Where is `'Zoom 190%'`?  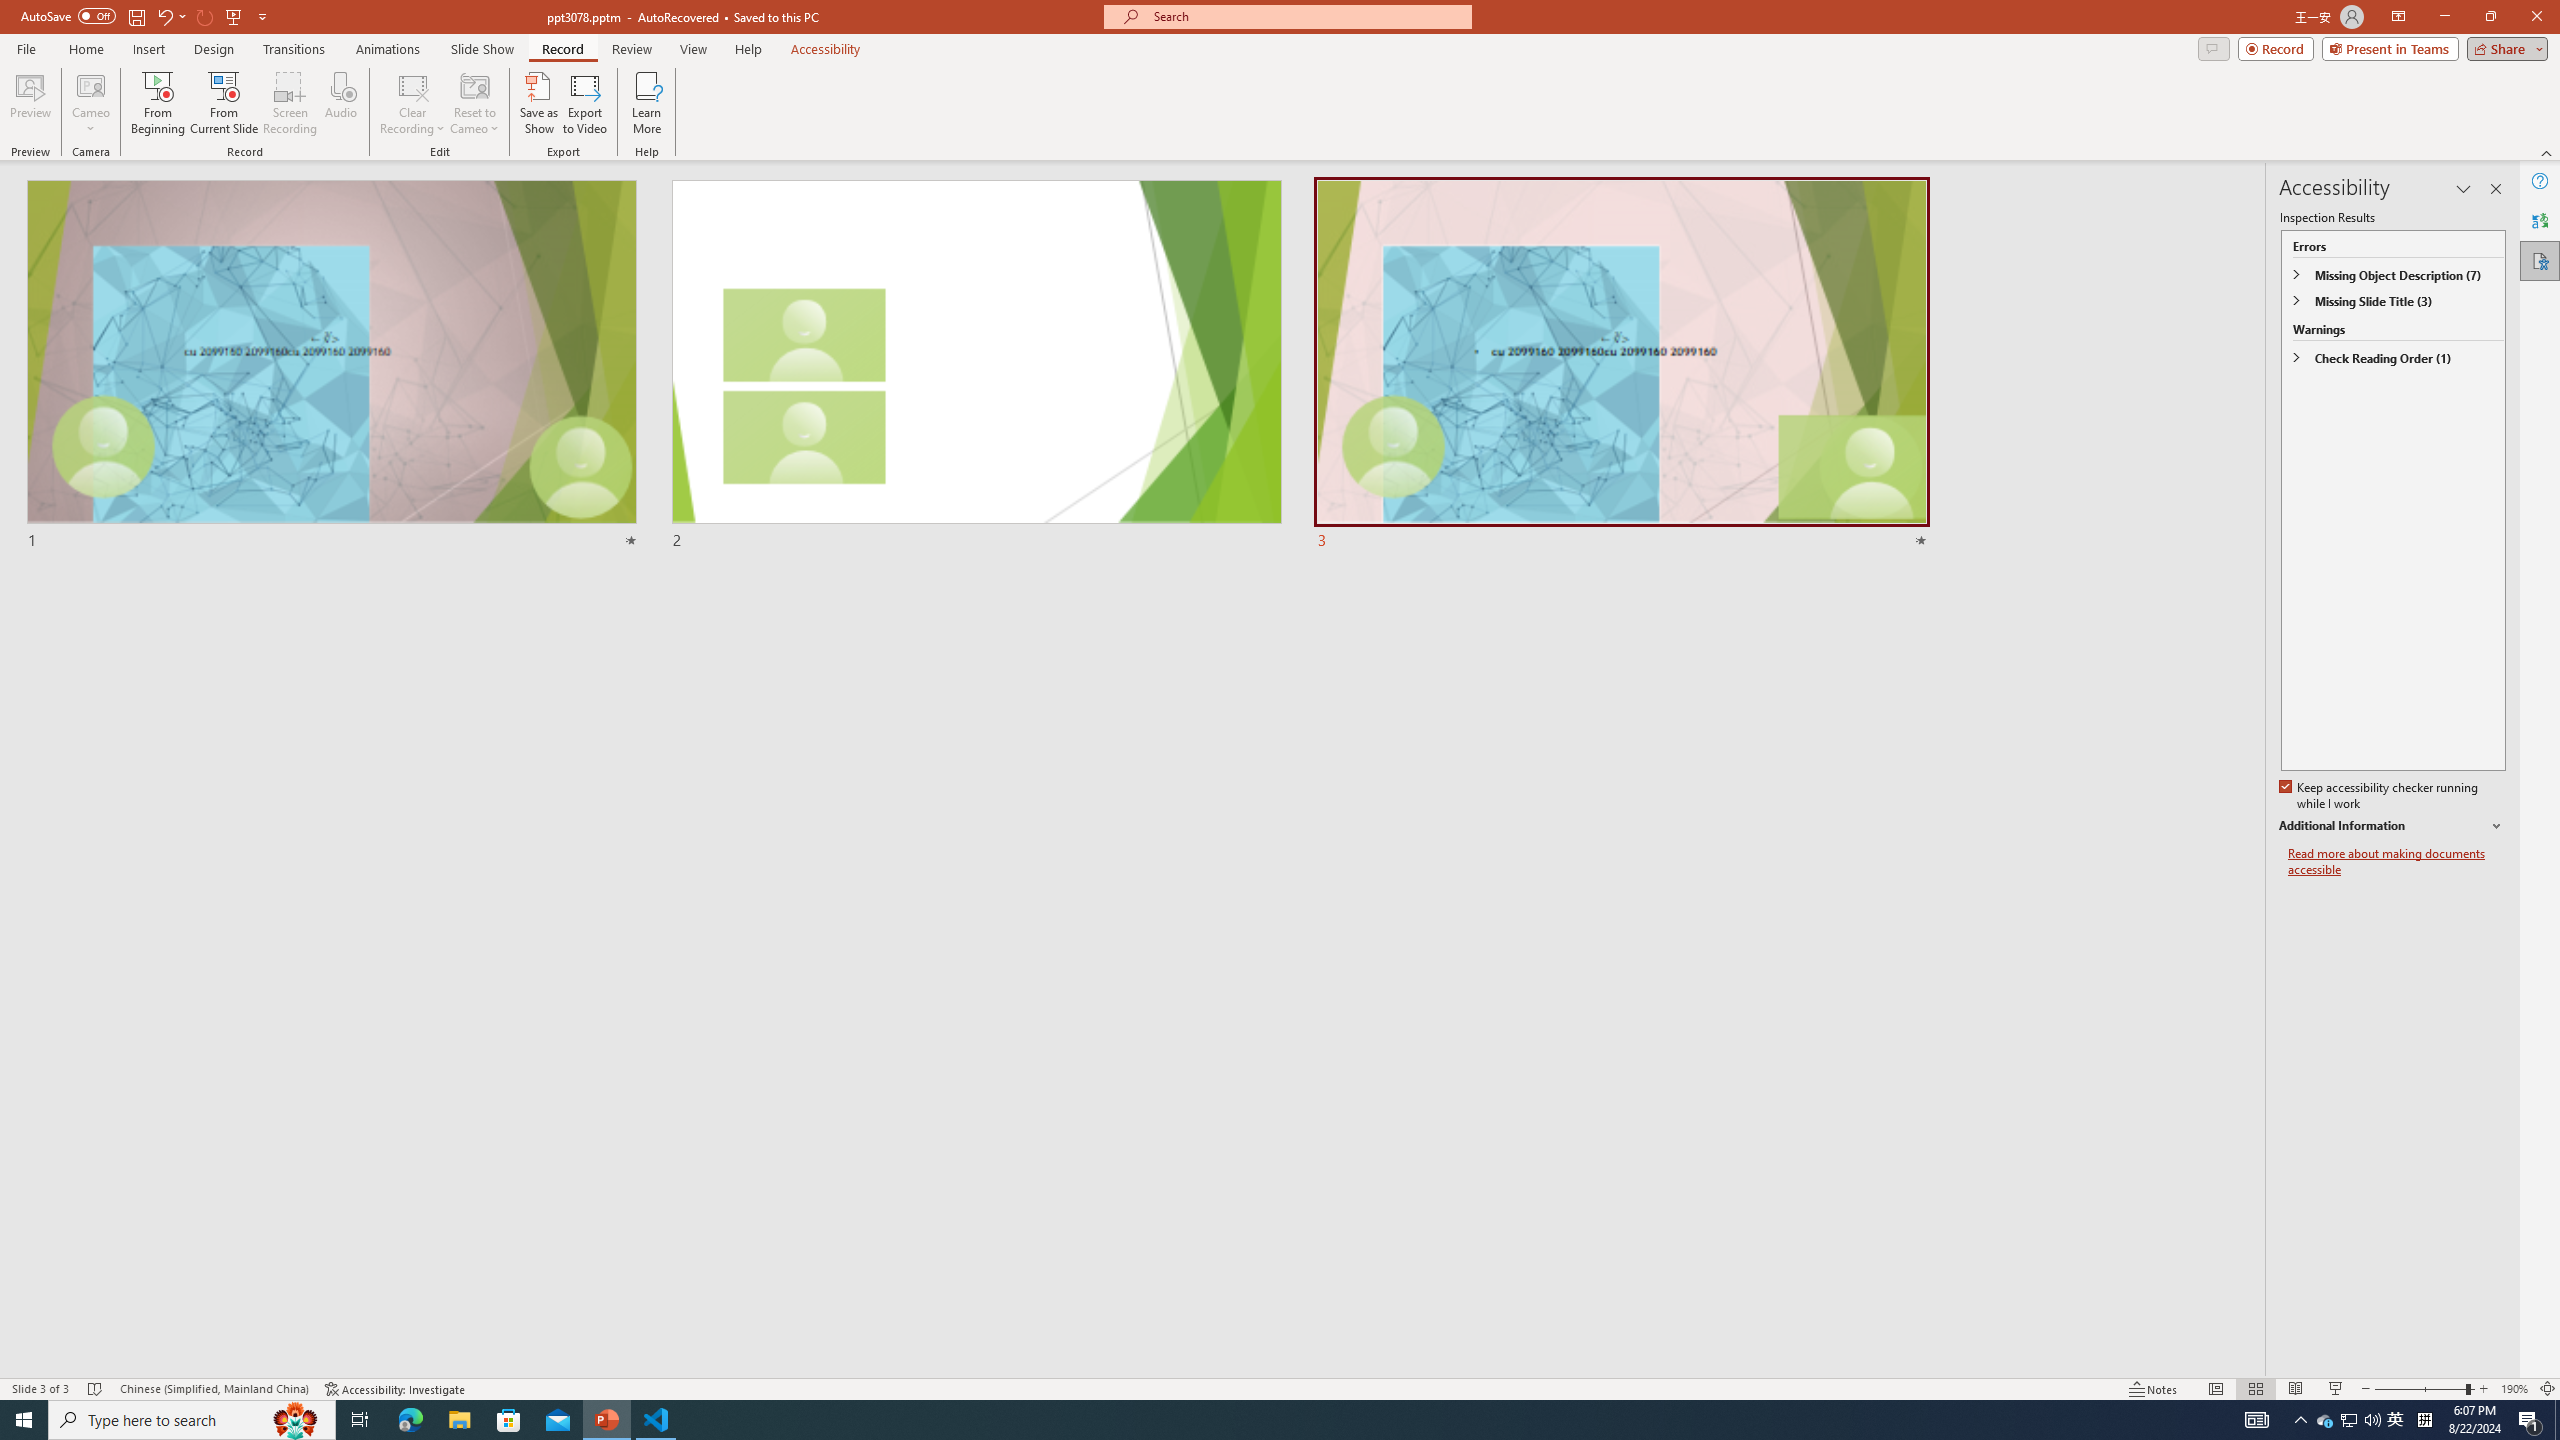
'Zoom 190%' is located at coordinates (2515, 1389).